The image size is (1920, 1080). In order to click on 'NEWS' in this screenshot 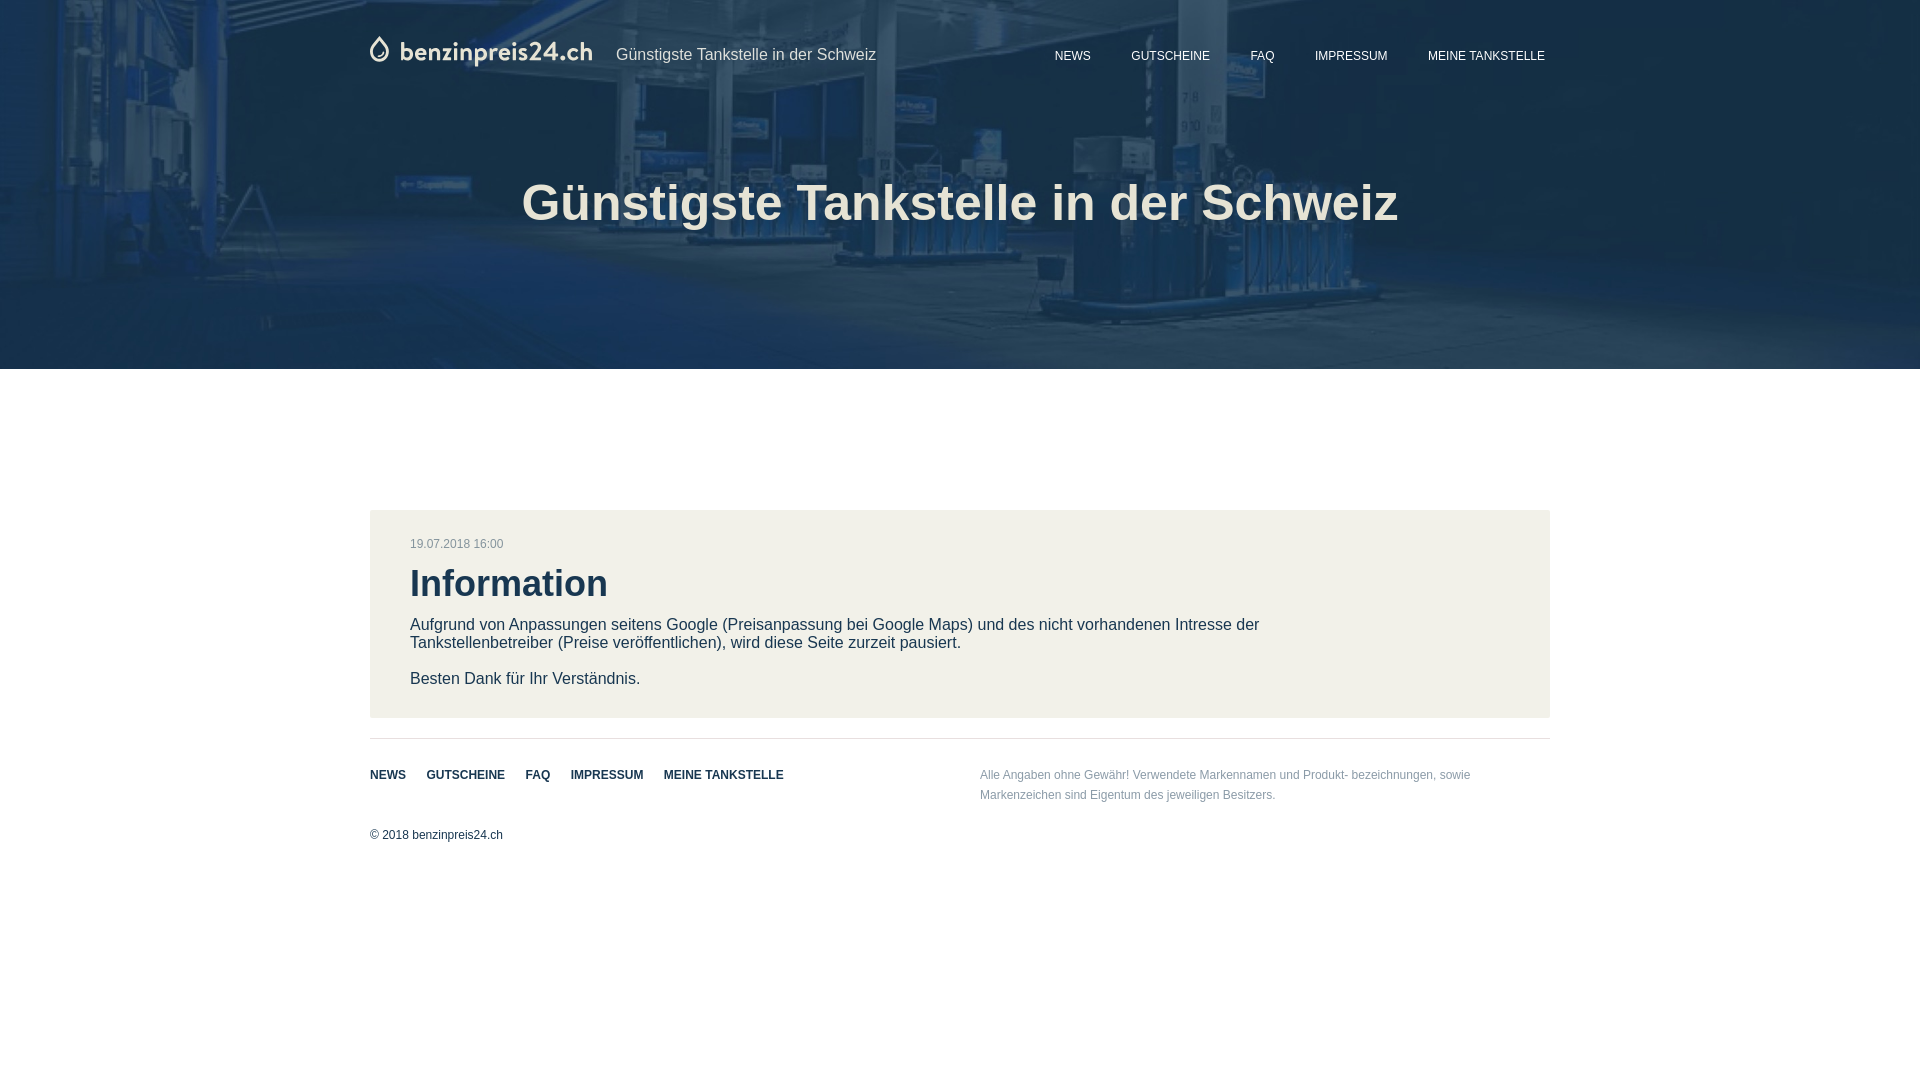, I will do `click(1072, 56)`.